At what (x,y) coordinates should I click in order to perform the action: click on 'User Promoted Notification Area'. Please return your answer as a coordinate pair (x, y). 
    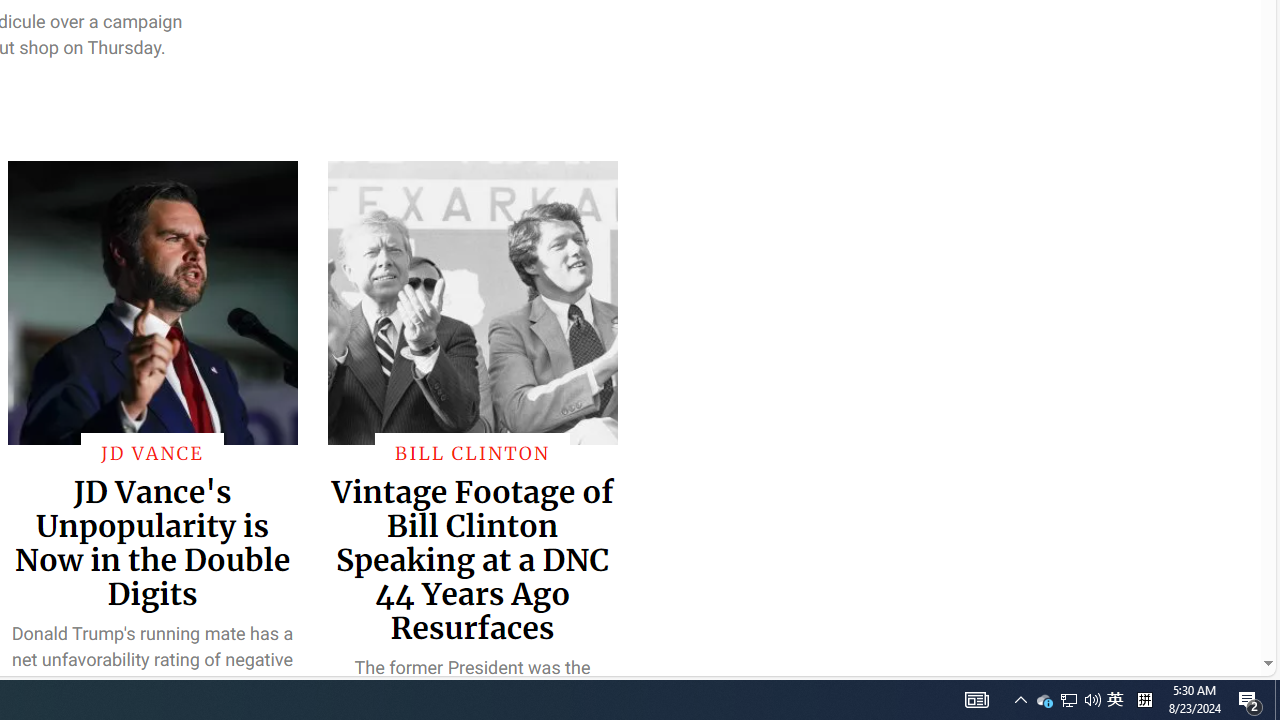
    Looking at the image, I should click on (1067, 698).